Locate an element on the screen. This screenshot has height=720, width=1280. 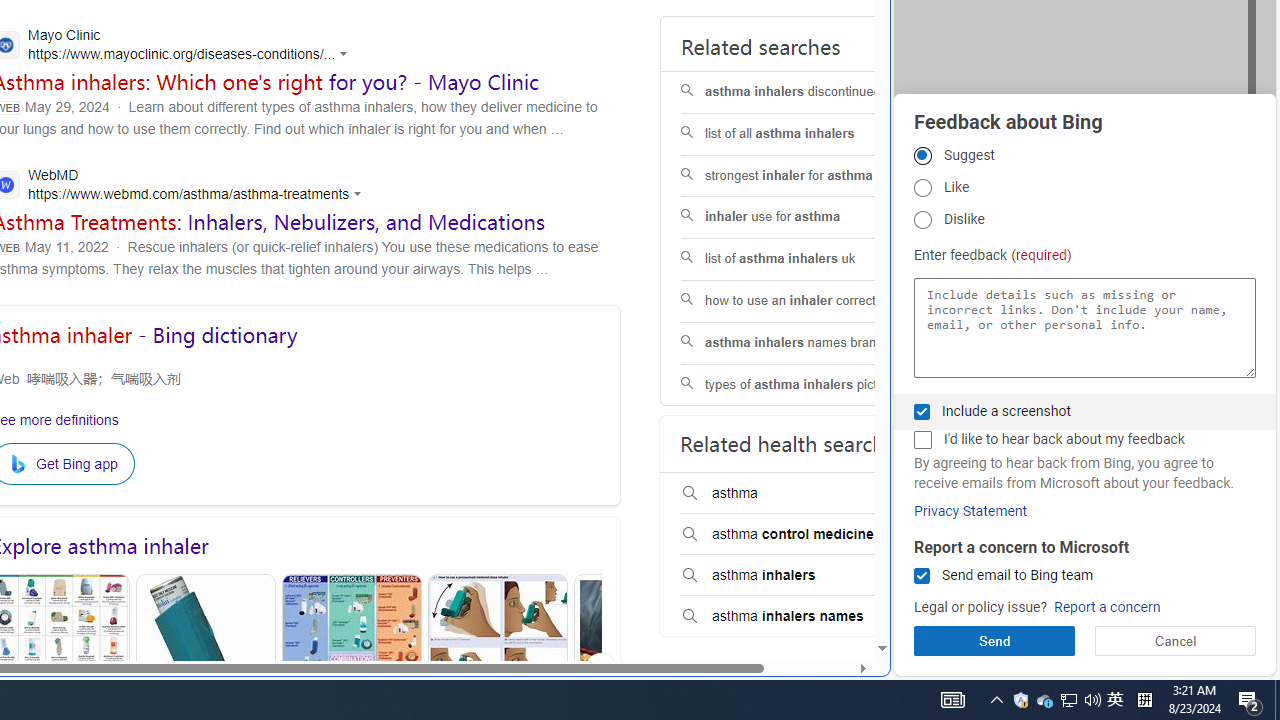
'asthma inhalers discontinued' is located at coordinates (807, 92).